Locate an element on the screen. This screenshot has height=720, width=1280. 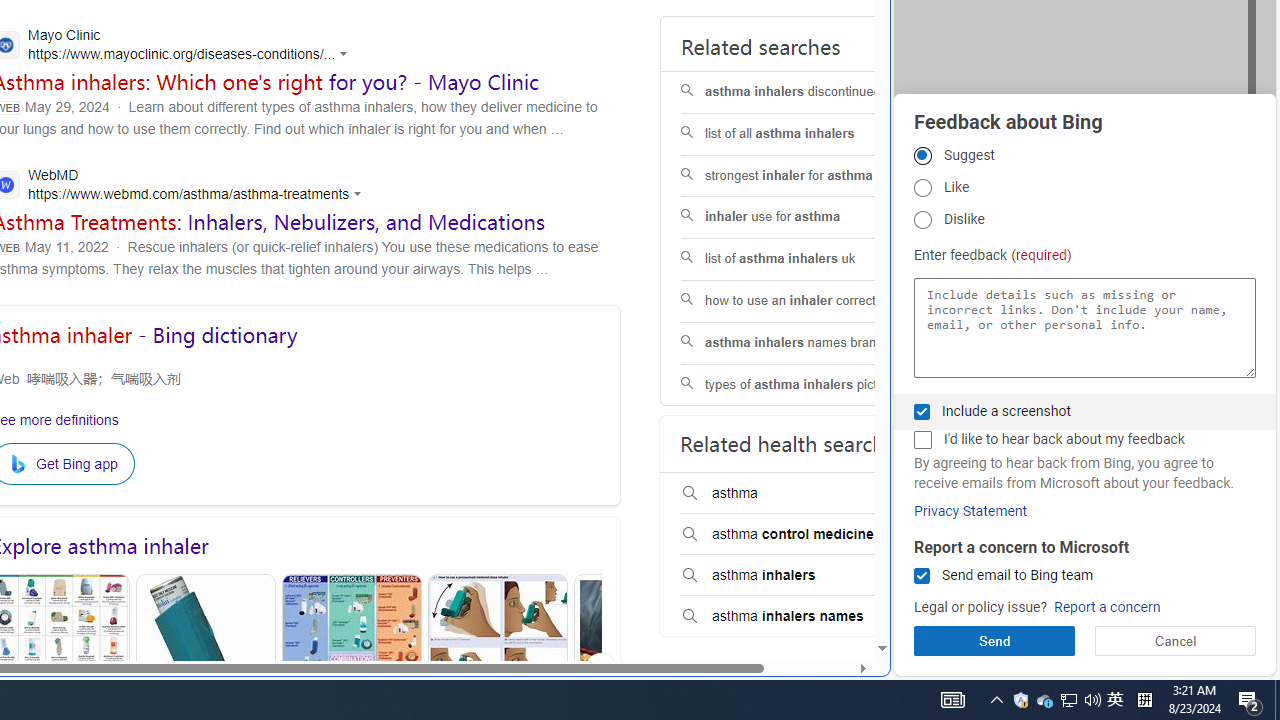
'asthma inhalers discontinued' is located at coordinates (807, 92).